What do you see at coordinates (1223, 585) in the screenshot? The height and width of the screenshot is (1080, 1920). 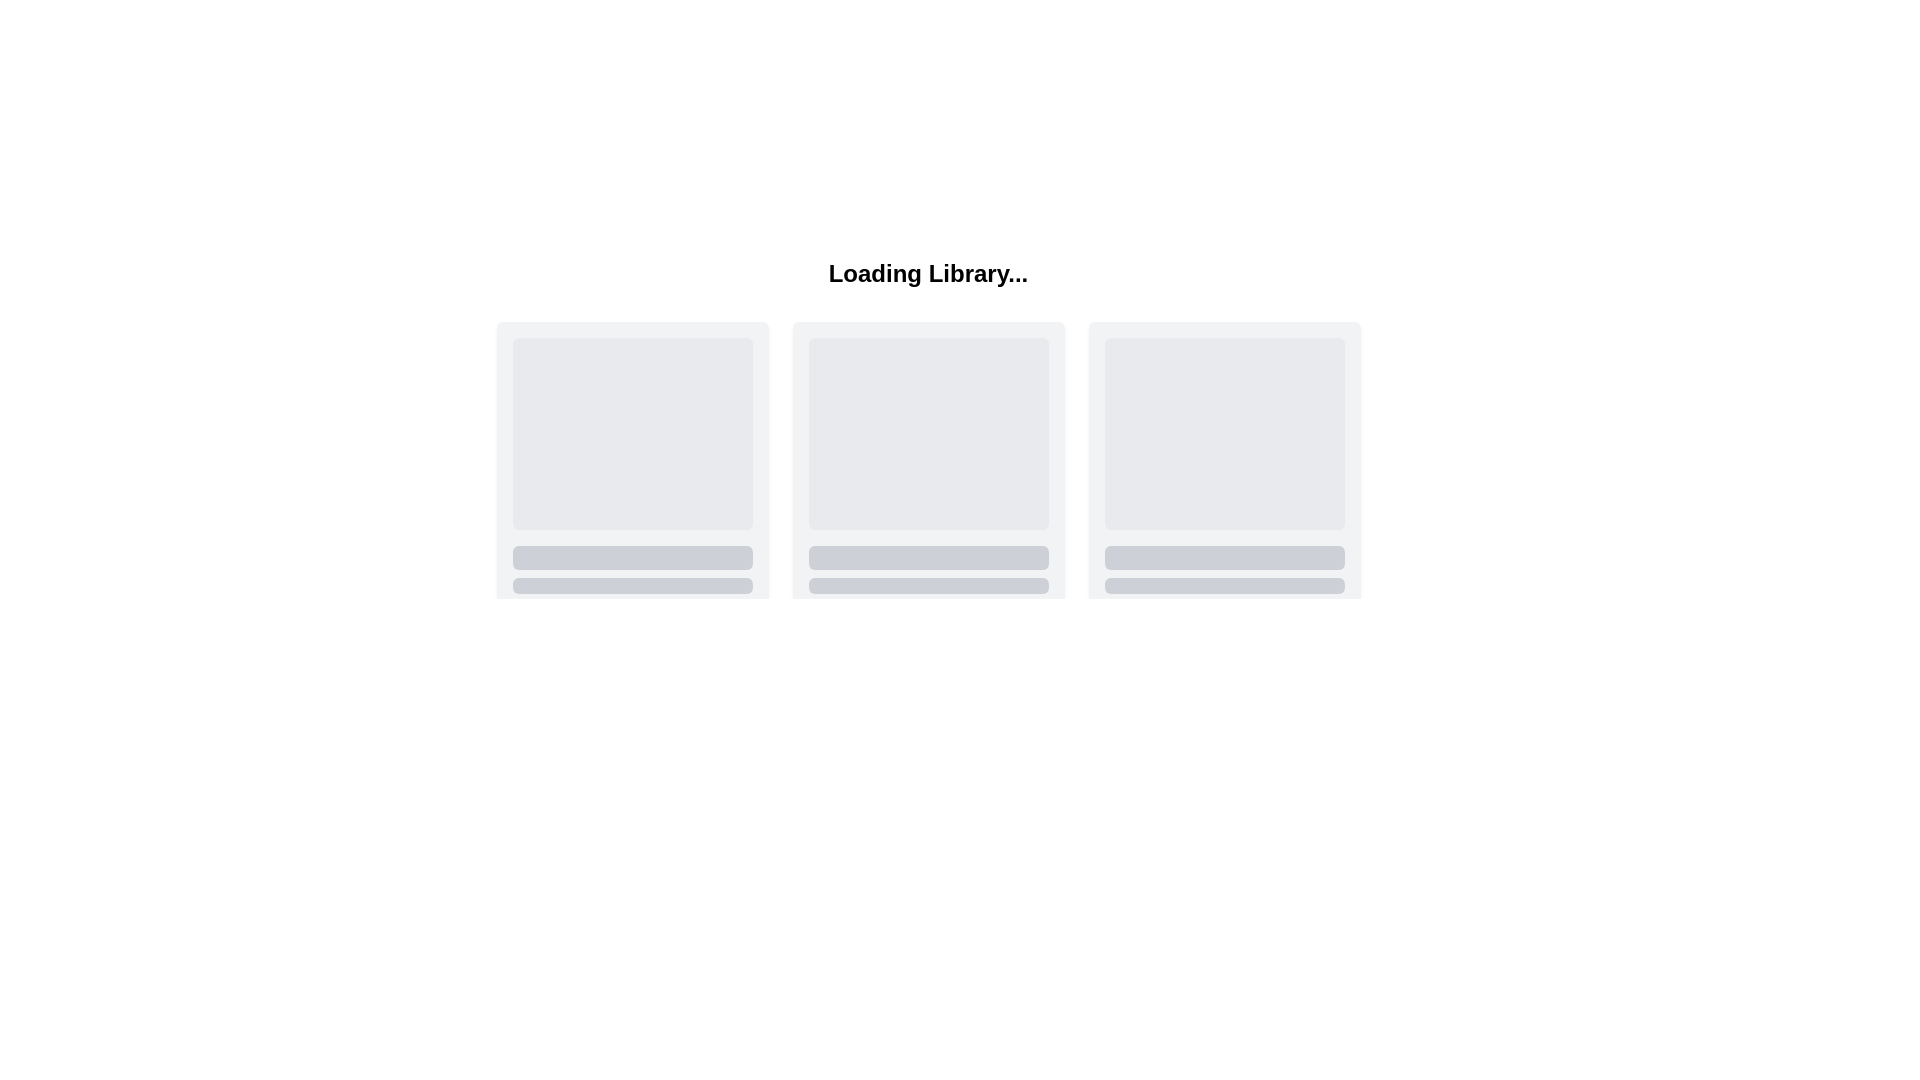 I see `the Decorative Bar, a thin horizontal rectangle with a gray background and rounded corners, located at the bottom of the rightmost card beneath a thicker bar` at bounding box center [1223, 585].